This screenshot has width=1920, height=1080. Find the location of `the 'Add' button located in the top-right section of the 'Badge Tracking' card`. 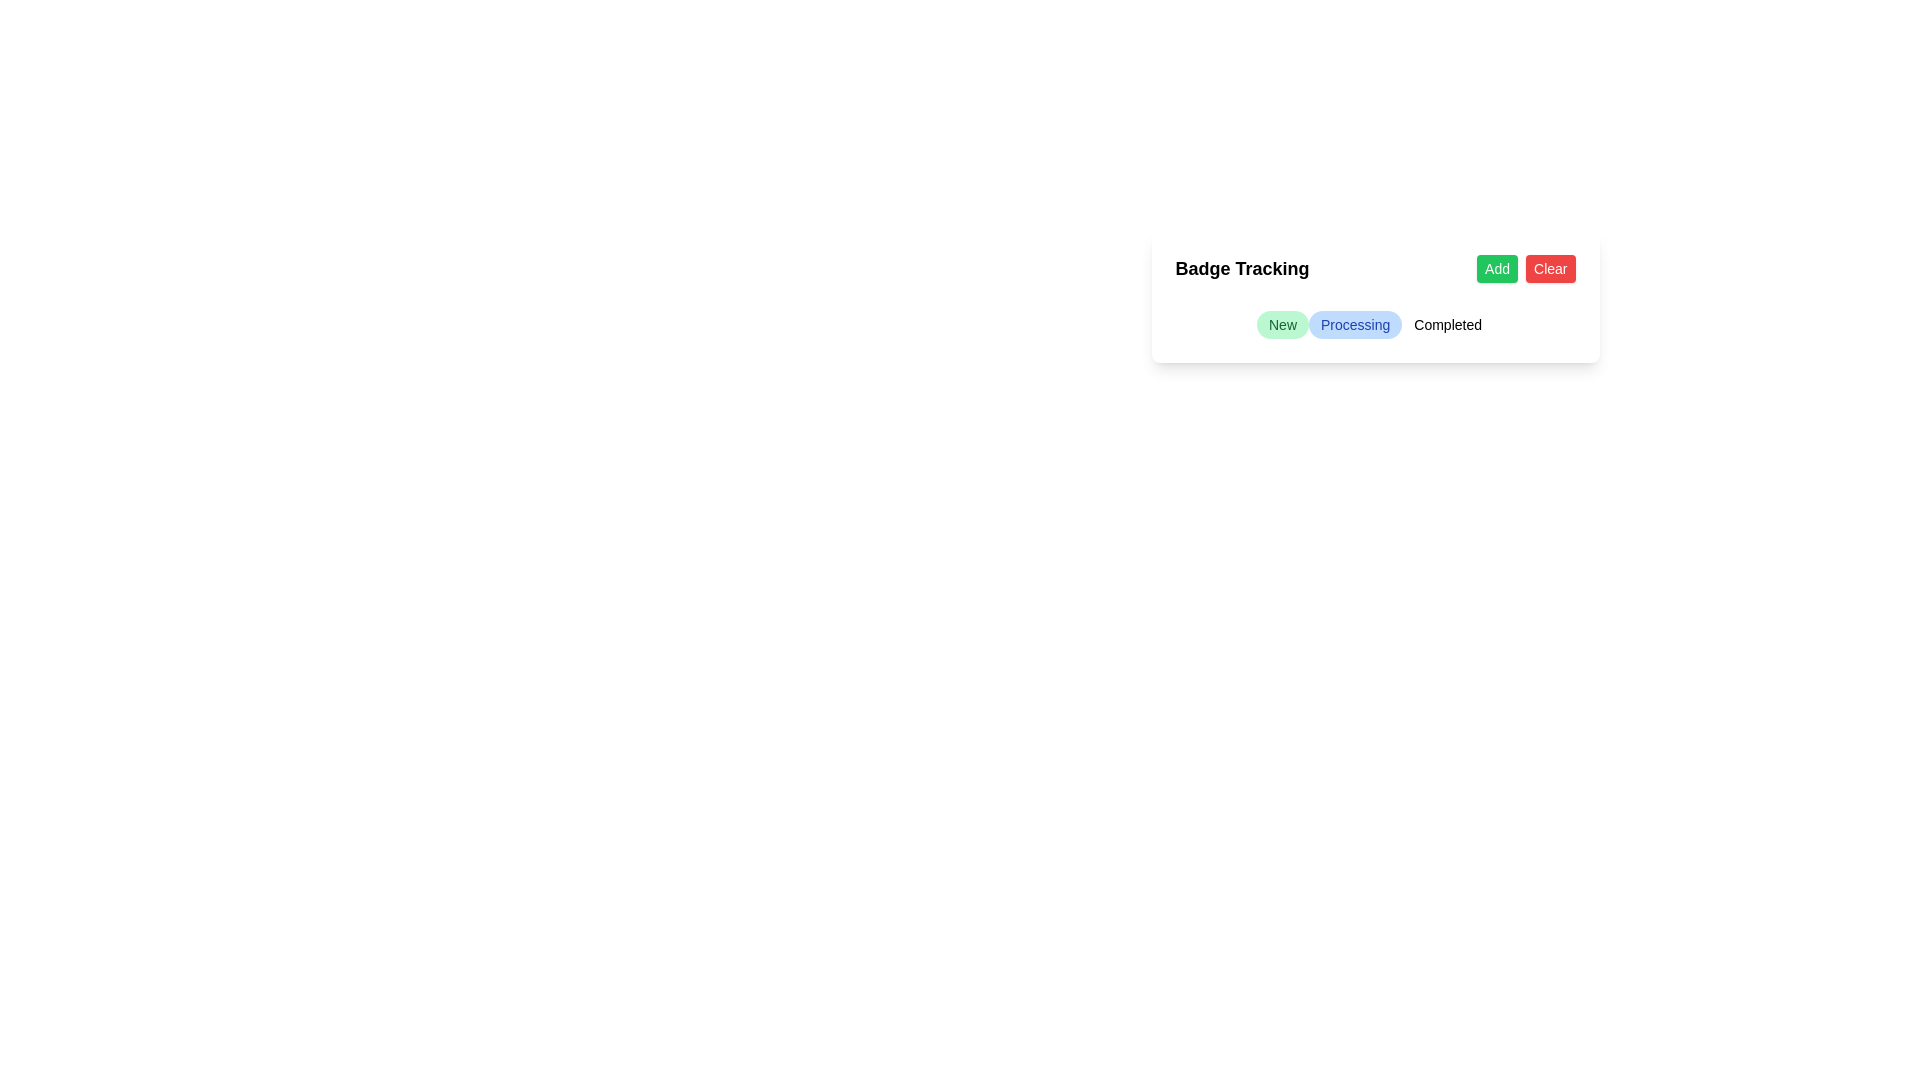

the 'Add' button located in the top-right section of the 'Badge Tracking' card is located at coordinates (1497, 268).